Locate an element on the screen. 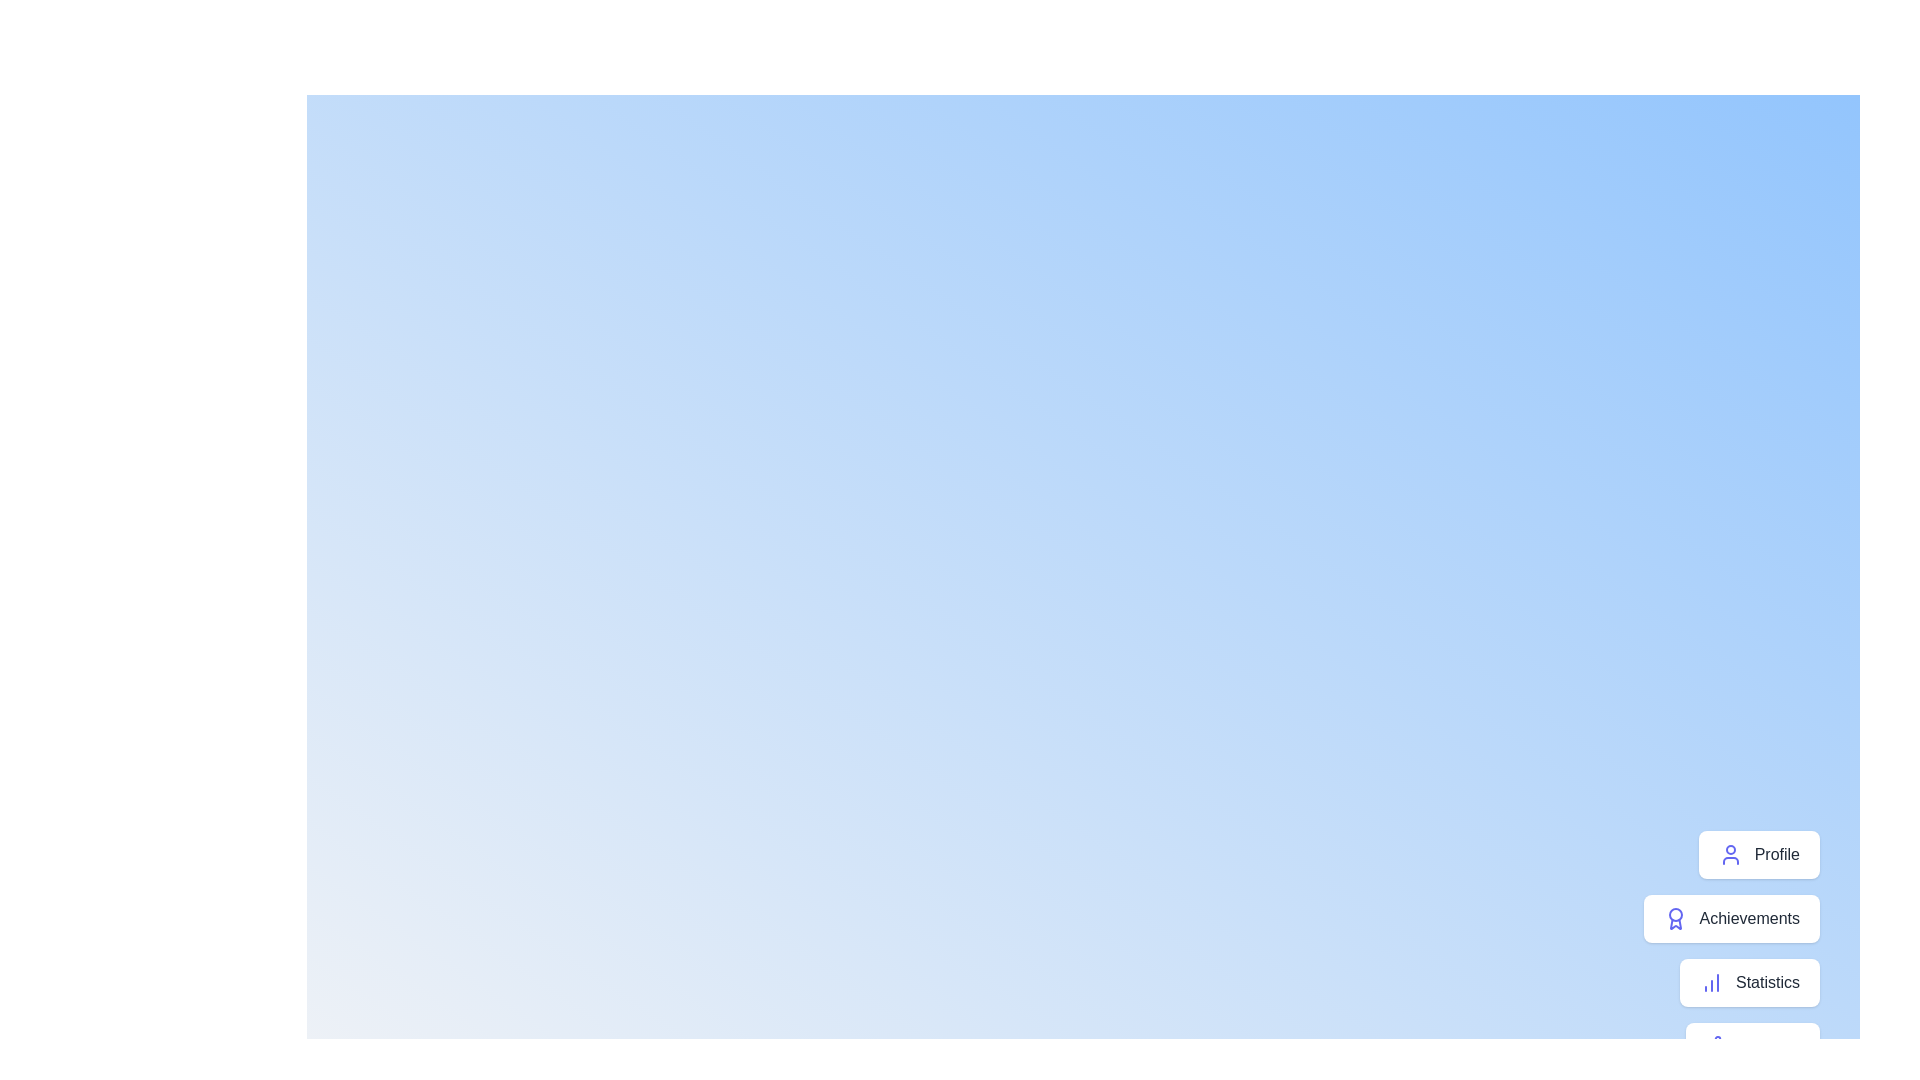 This screenshot has height=1080, width=1920. the 'Achievements' button in the menu is located at coordinates (1730, 918).